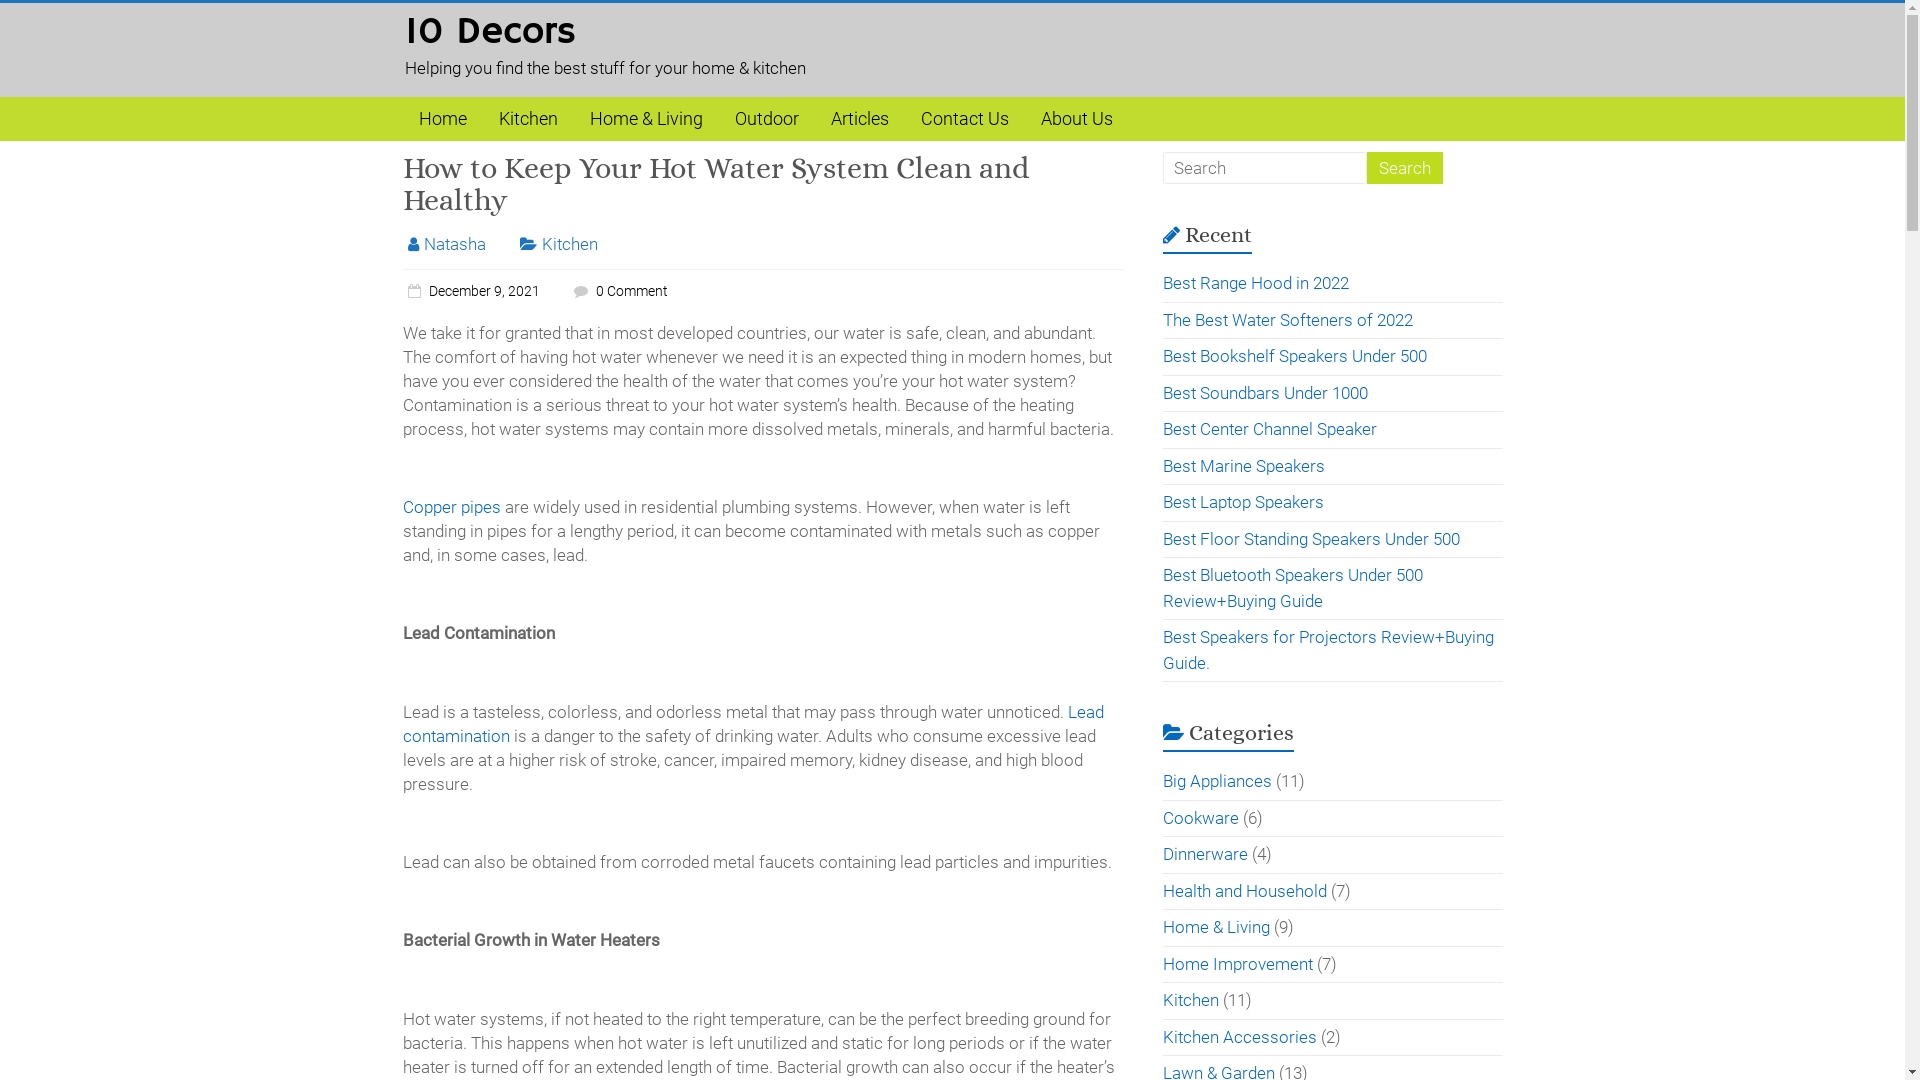 This screenshot has width=1920, height=1080. I want to click on 'December 9, 2021', so click(469, 290).